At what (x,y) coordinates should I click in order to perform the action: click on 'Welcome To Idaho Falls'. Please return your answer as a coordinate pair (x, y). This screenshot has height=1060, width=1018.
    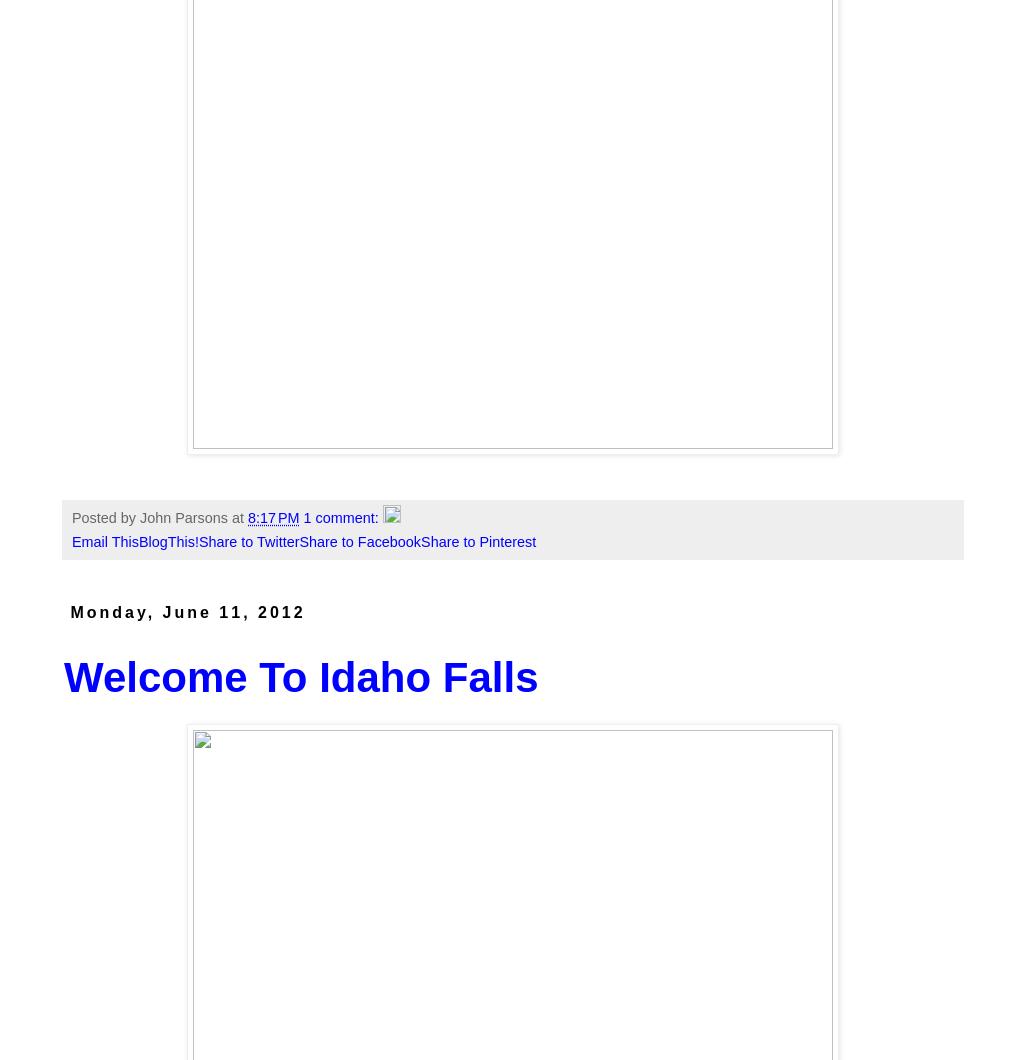
    Looking at the image, I should click on (301, 676).